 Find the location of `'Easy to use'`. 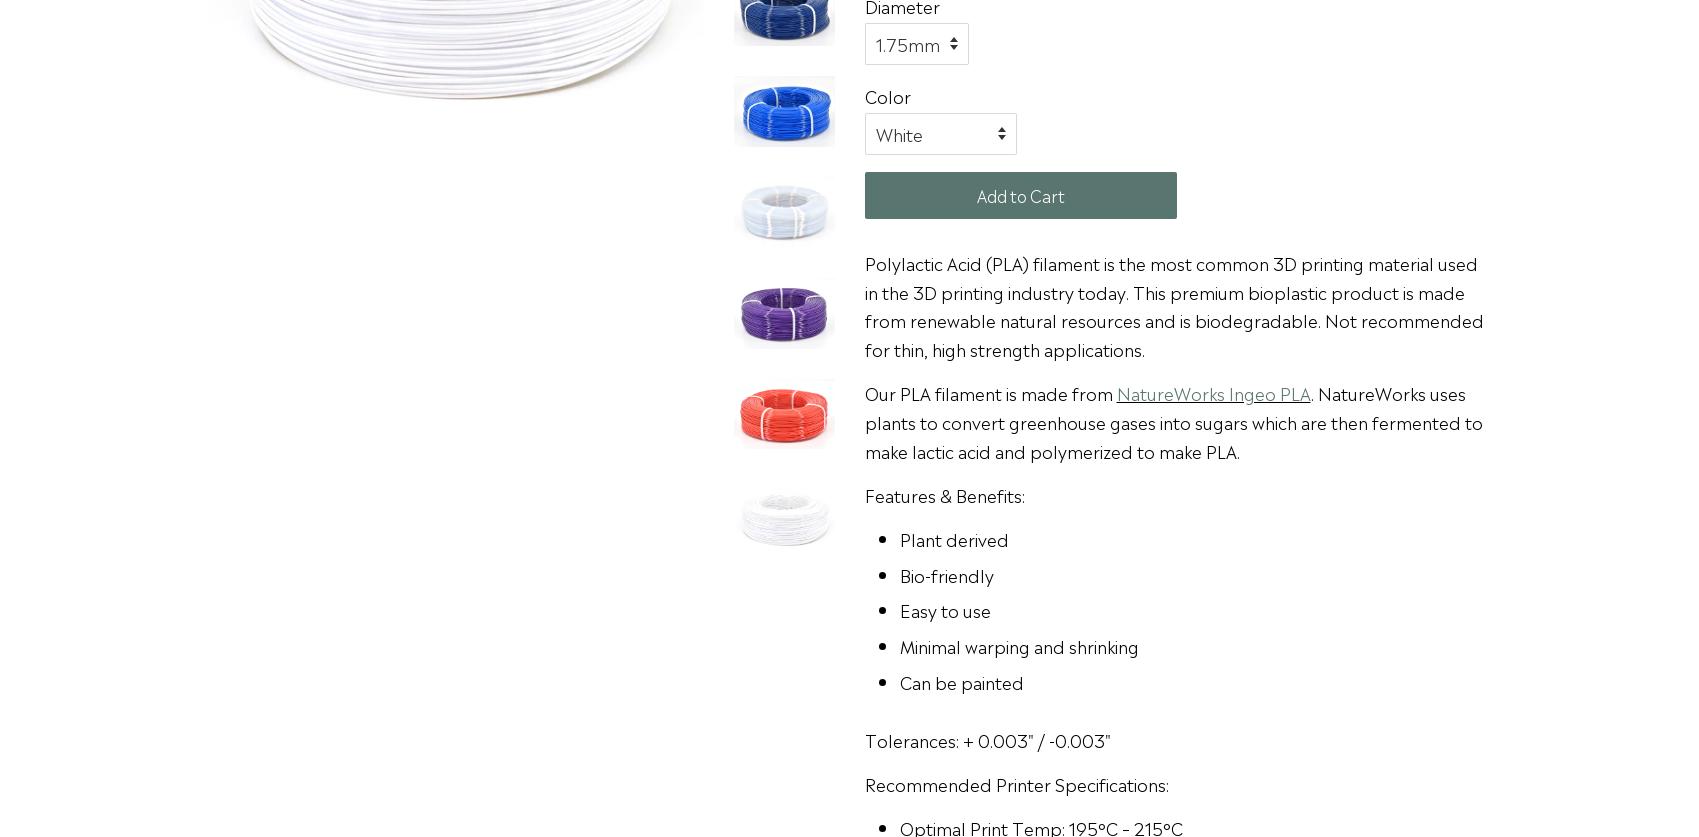

'Easy to use' is located at coordinates (944, 609).